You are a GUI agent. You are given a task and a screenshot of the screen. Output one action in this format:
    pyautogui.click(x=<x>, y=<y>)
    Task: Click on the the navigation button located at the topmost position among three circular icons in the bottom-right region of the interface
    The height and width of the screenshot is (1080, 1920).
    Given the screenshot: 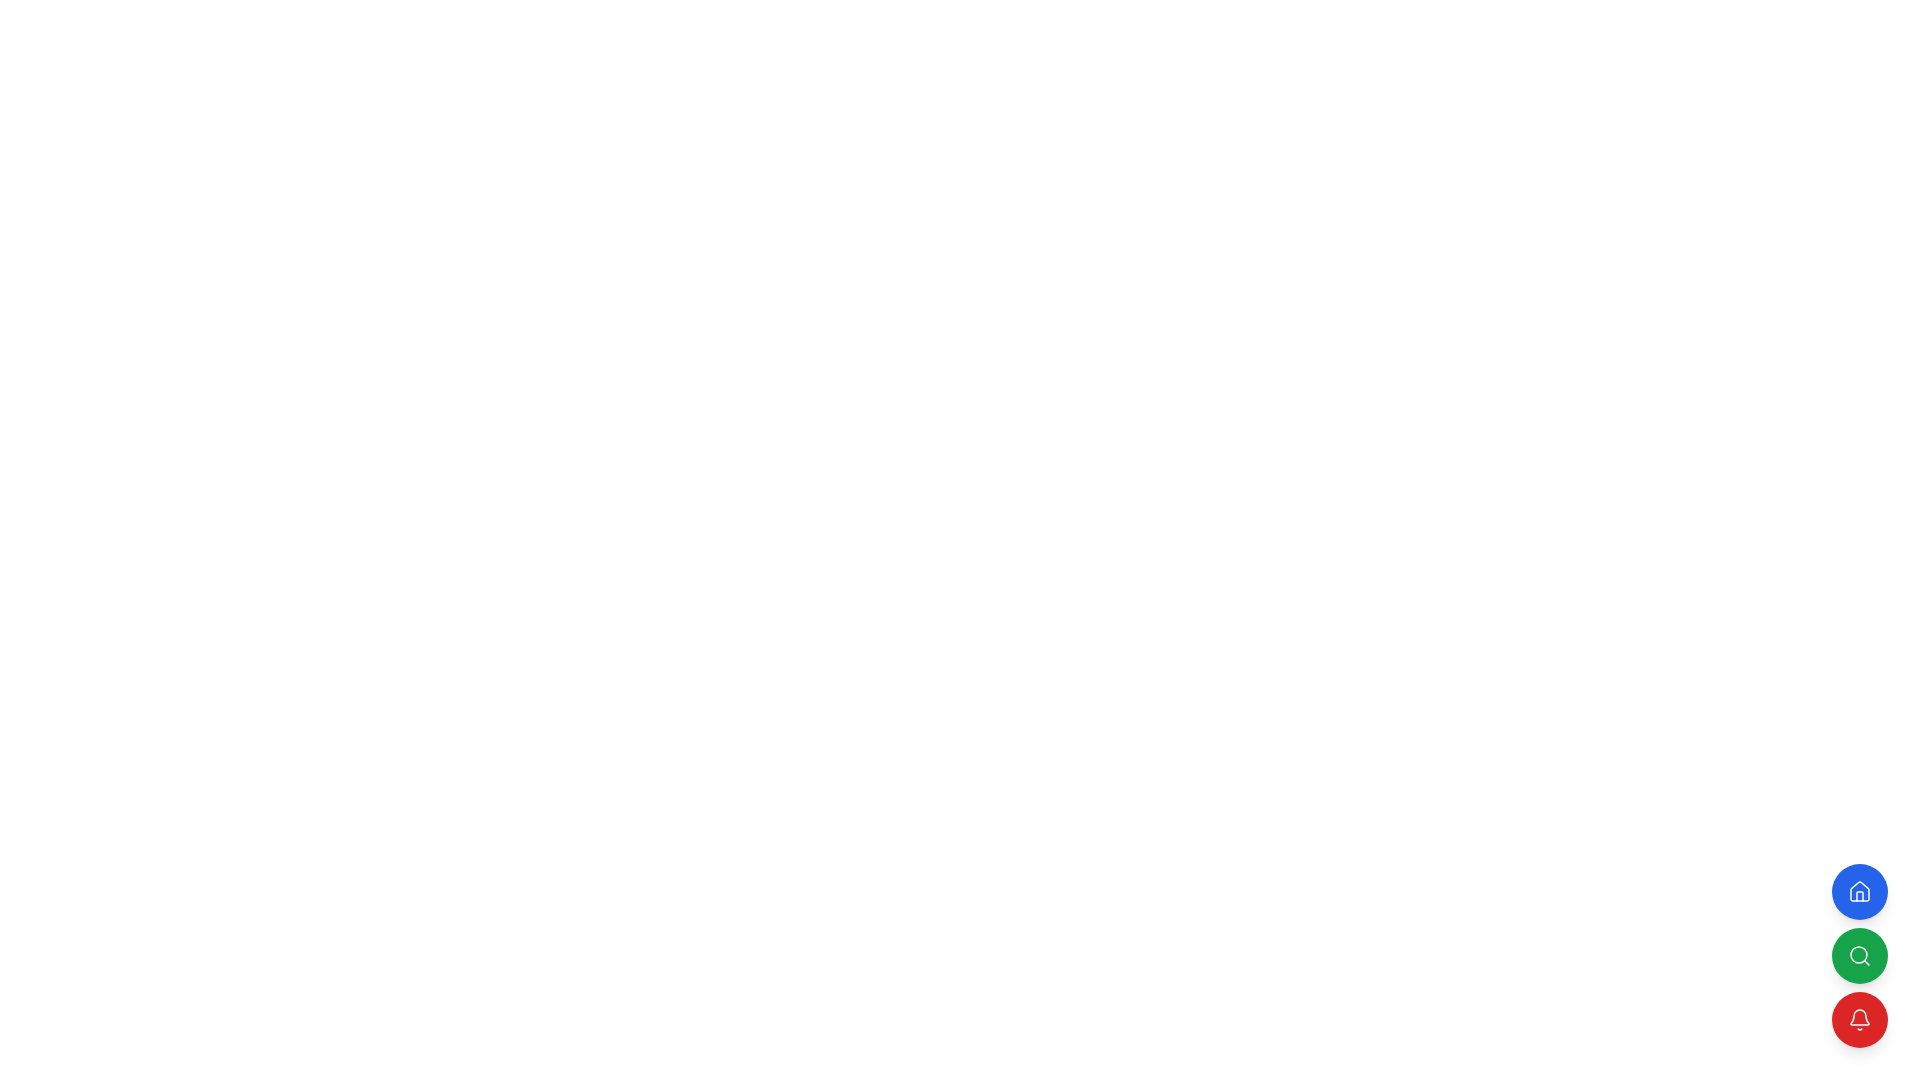 What is the action you would take?
    pyautogui.click(x=1859, y=895)
    